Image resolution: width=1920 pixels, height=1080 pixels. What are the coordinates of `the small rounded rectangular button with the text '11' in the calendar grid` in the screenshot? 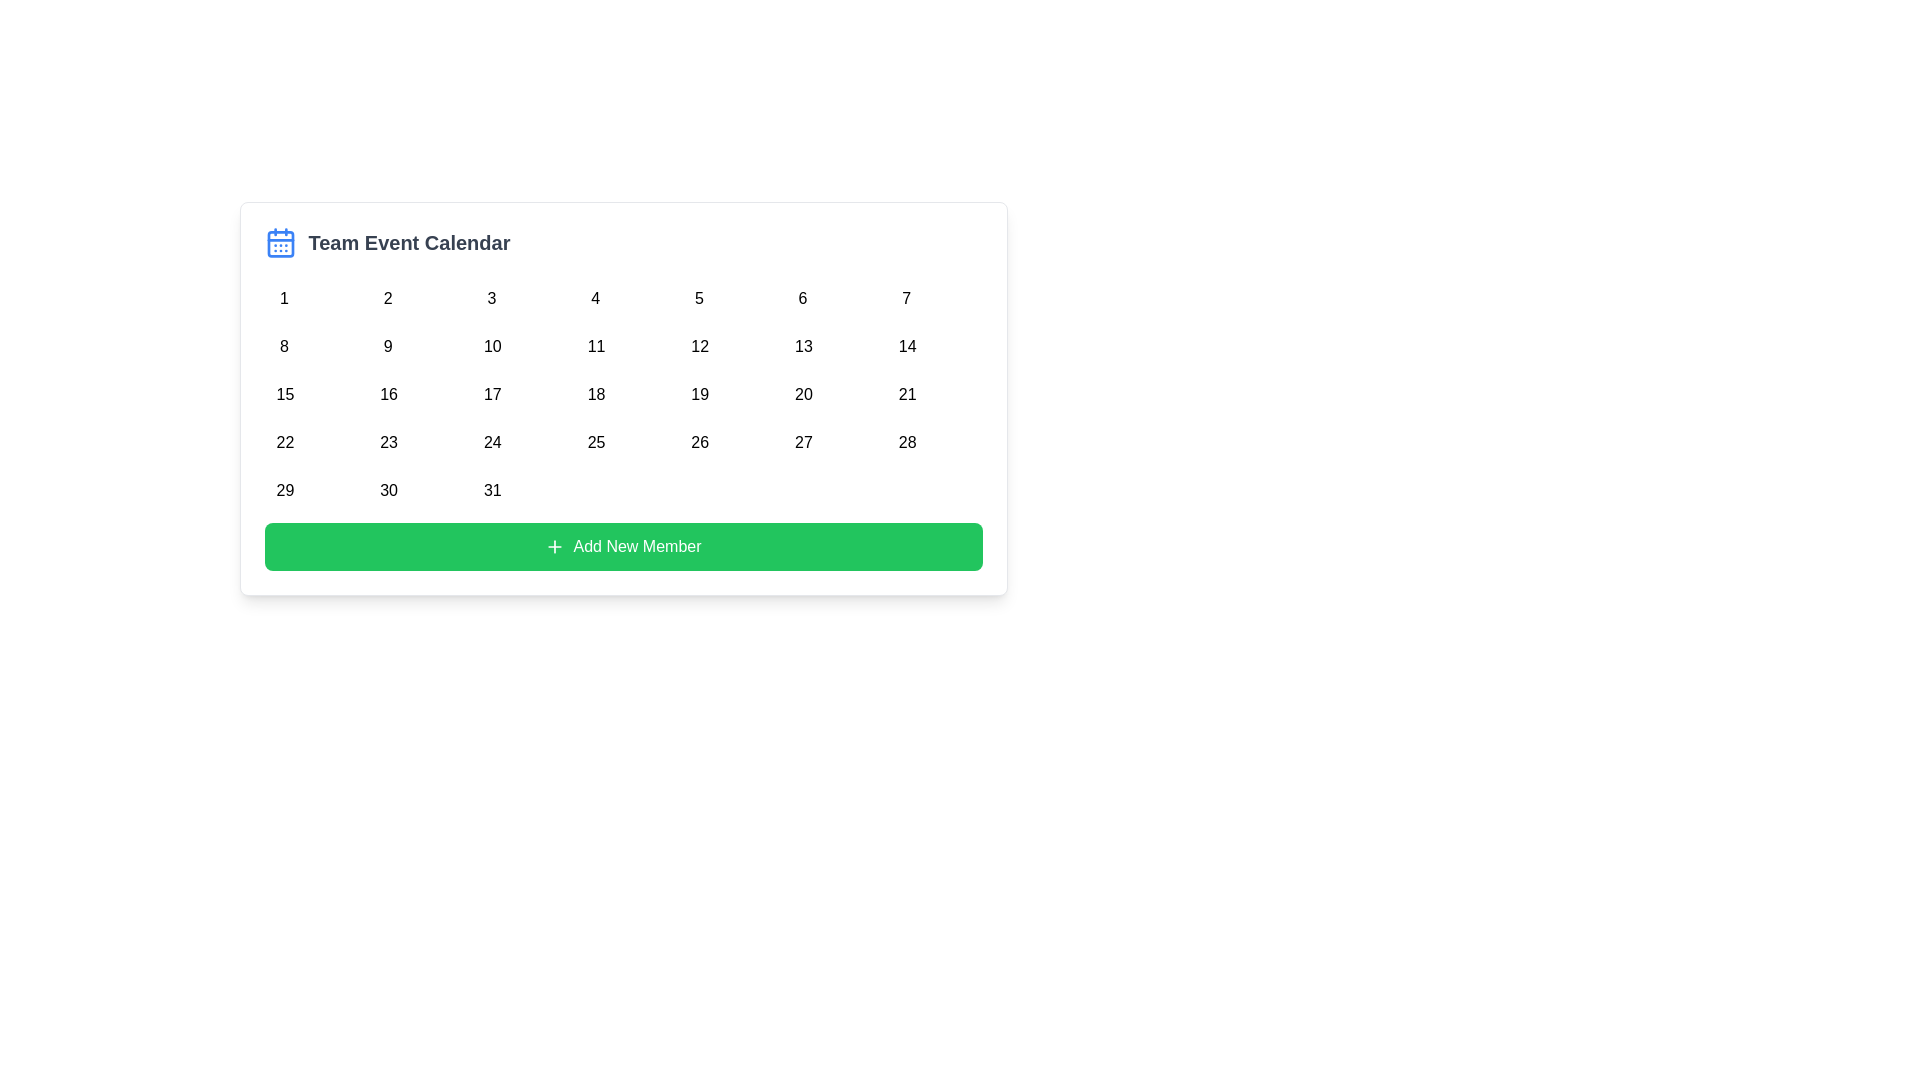 It's located at (594, 342).